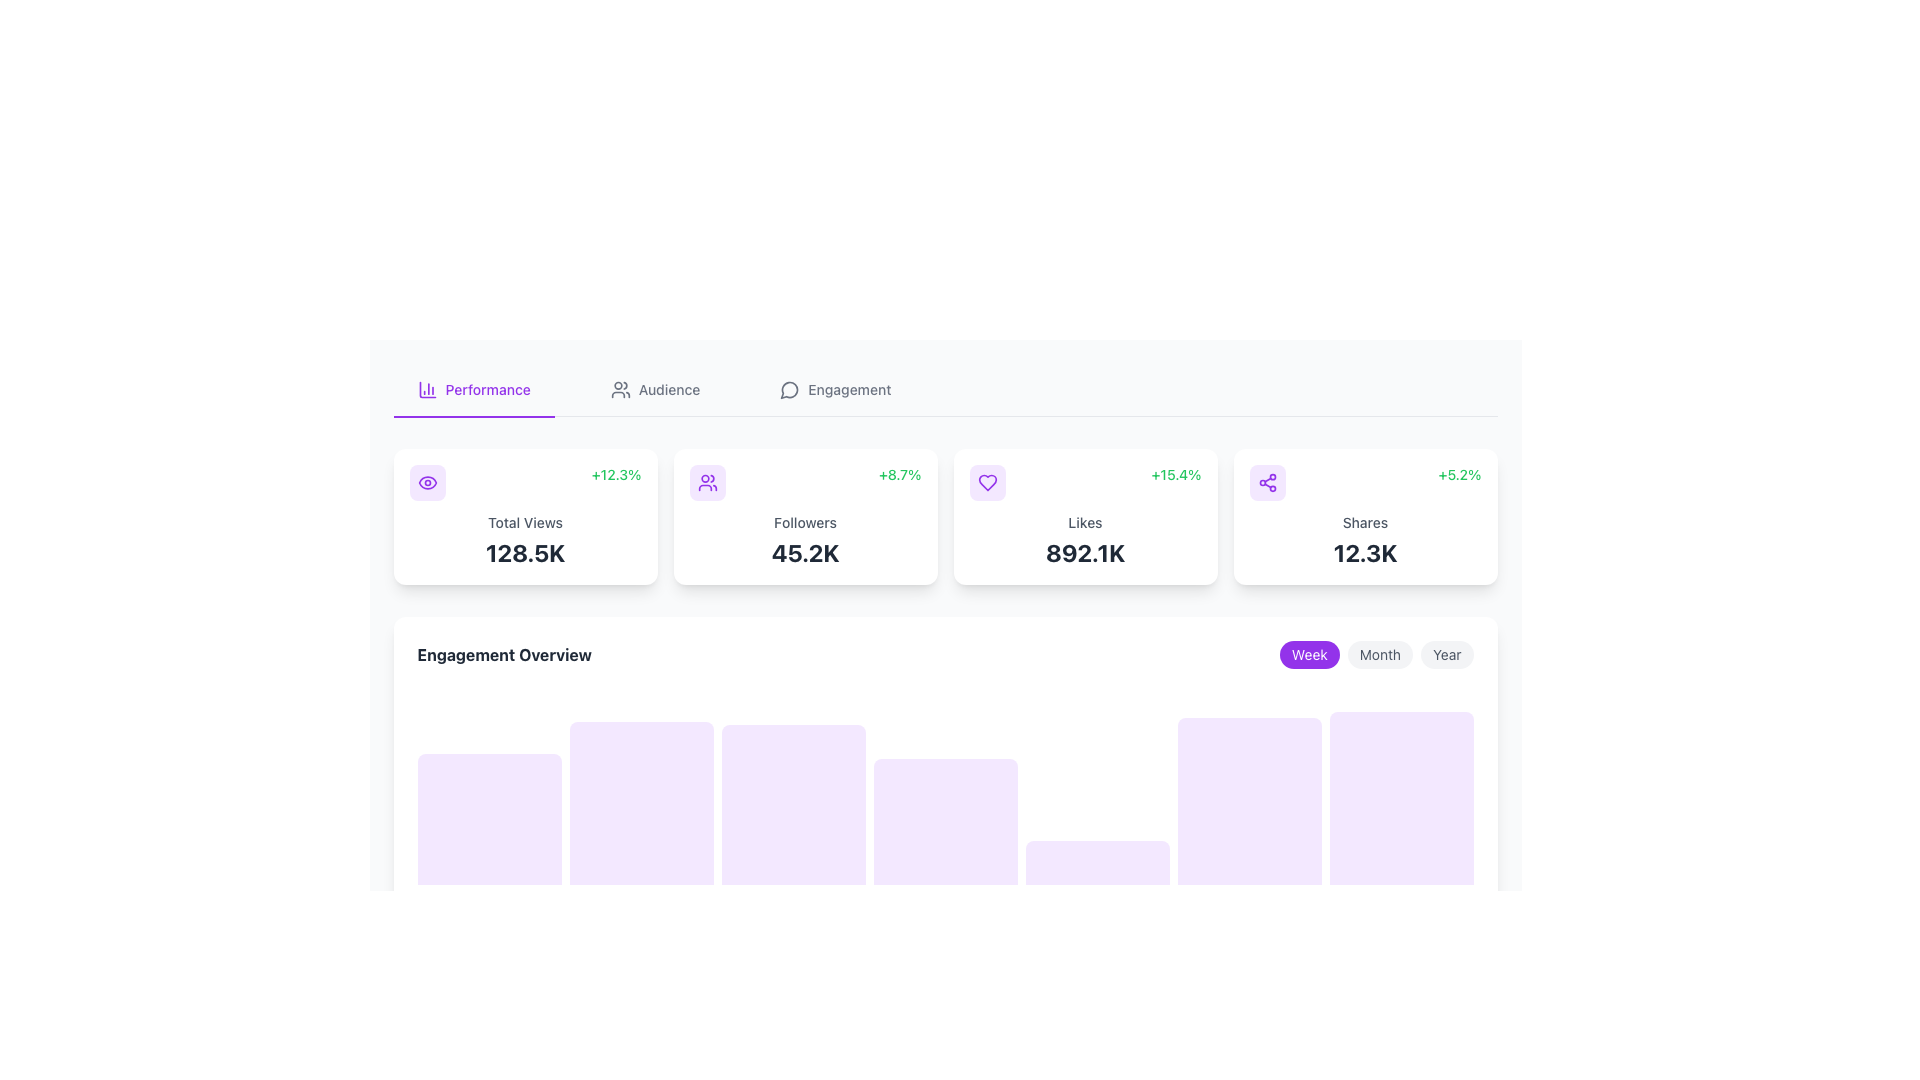 The width and height of the screenshot is (1920, 1080). I want to click on the 'Likes' text label, which is displayed in gray font and positioned centrally below a heart-shaped icon within the third summary card, so click(1084, 522).